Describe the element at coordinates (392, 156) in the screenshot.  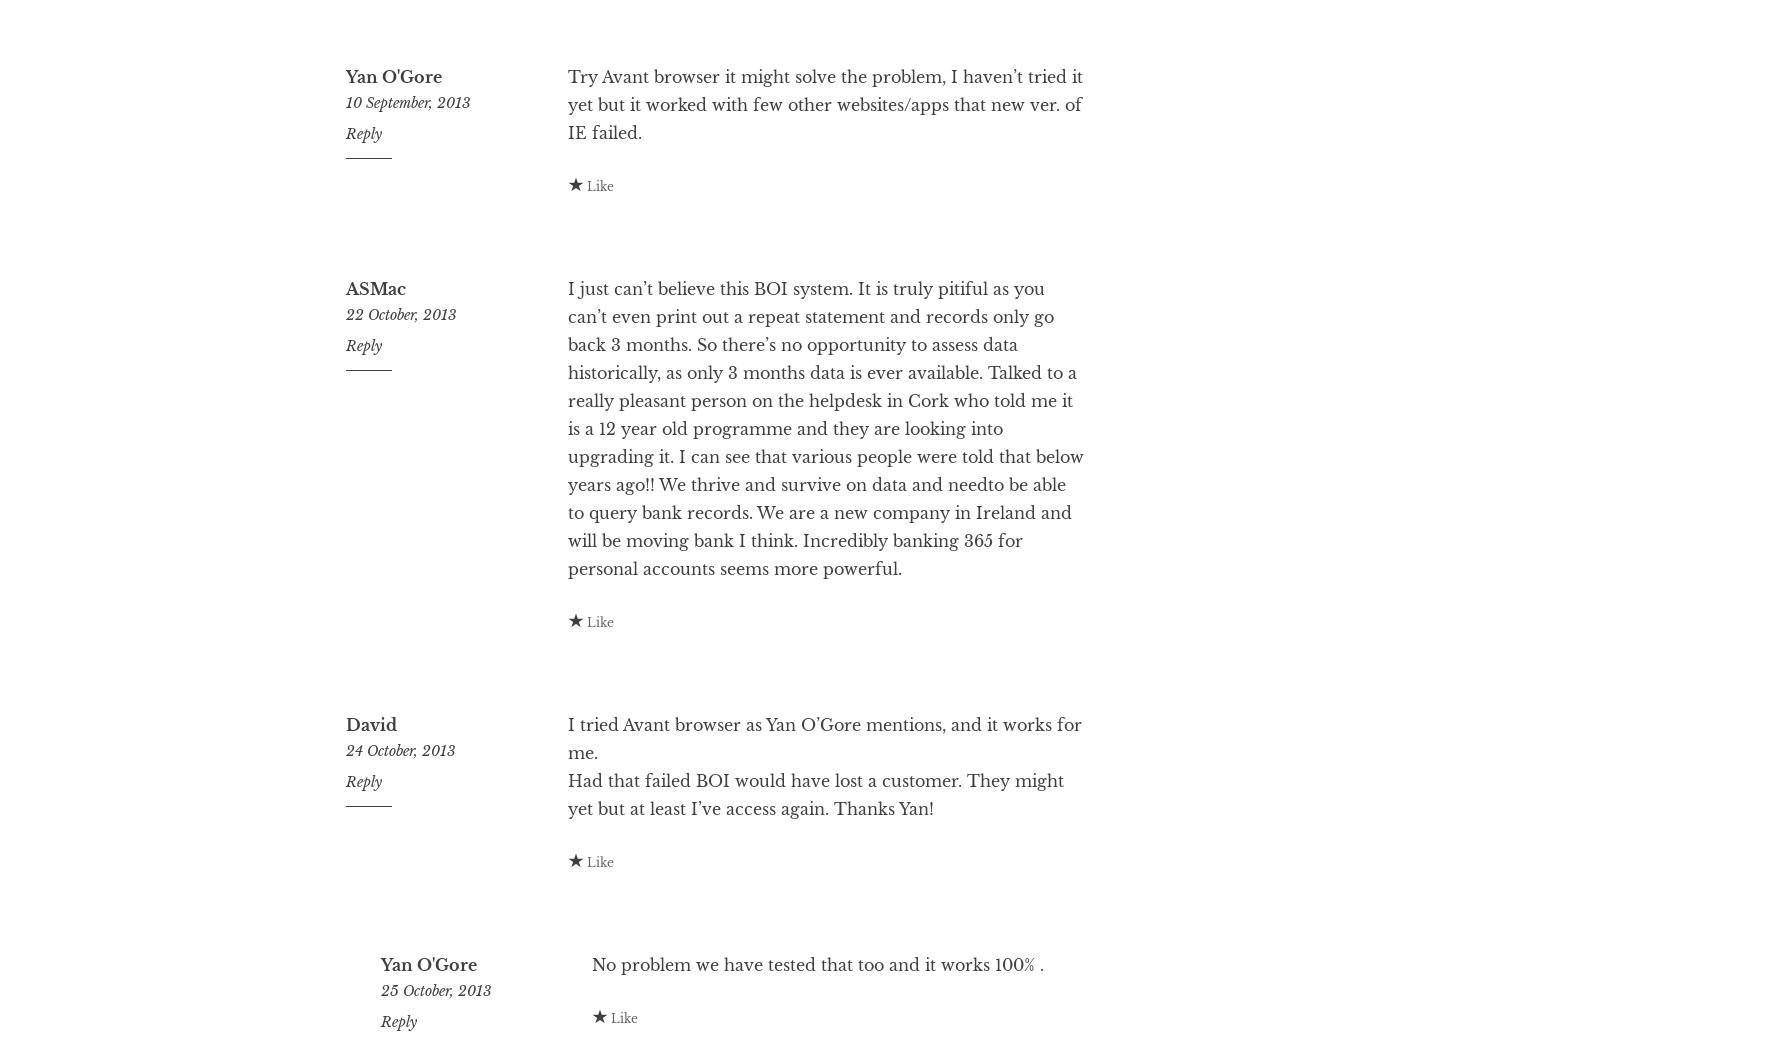
I see `'Yan O'Gore'` at that location.